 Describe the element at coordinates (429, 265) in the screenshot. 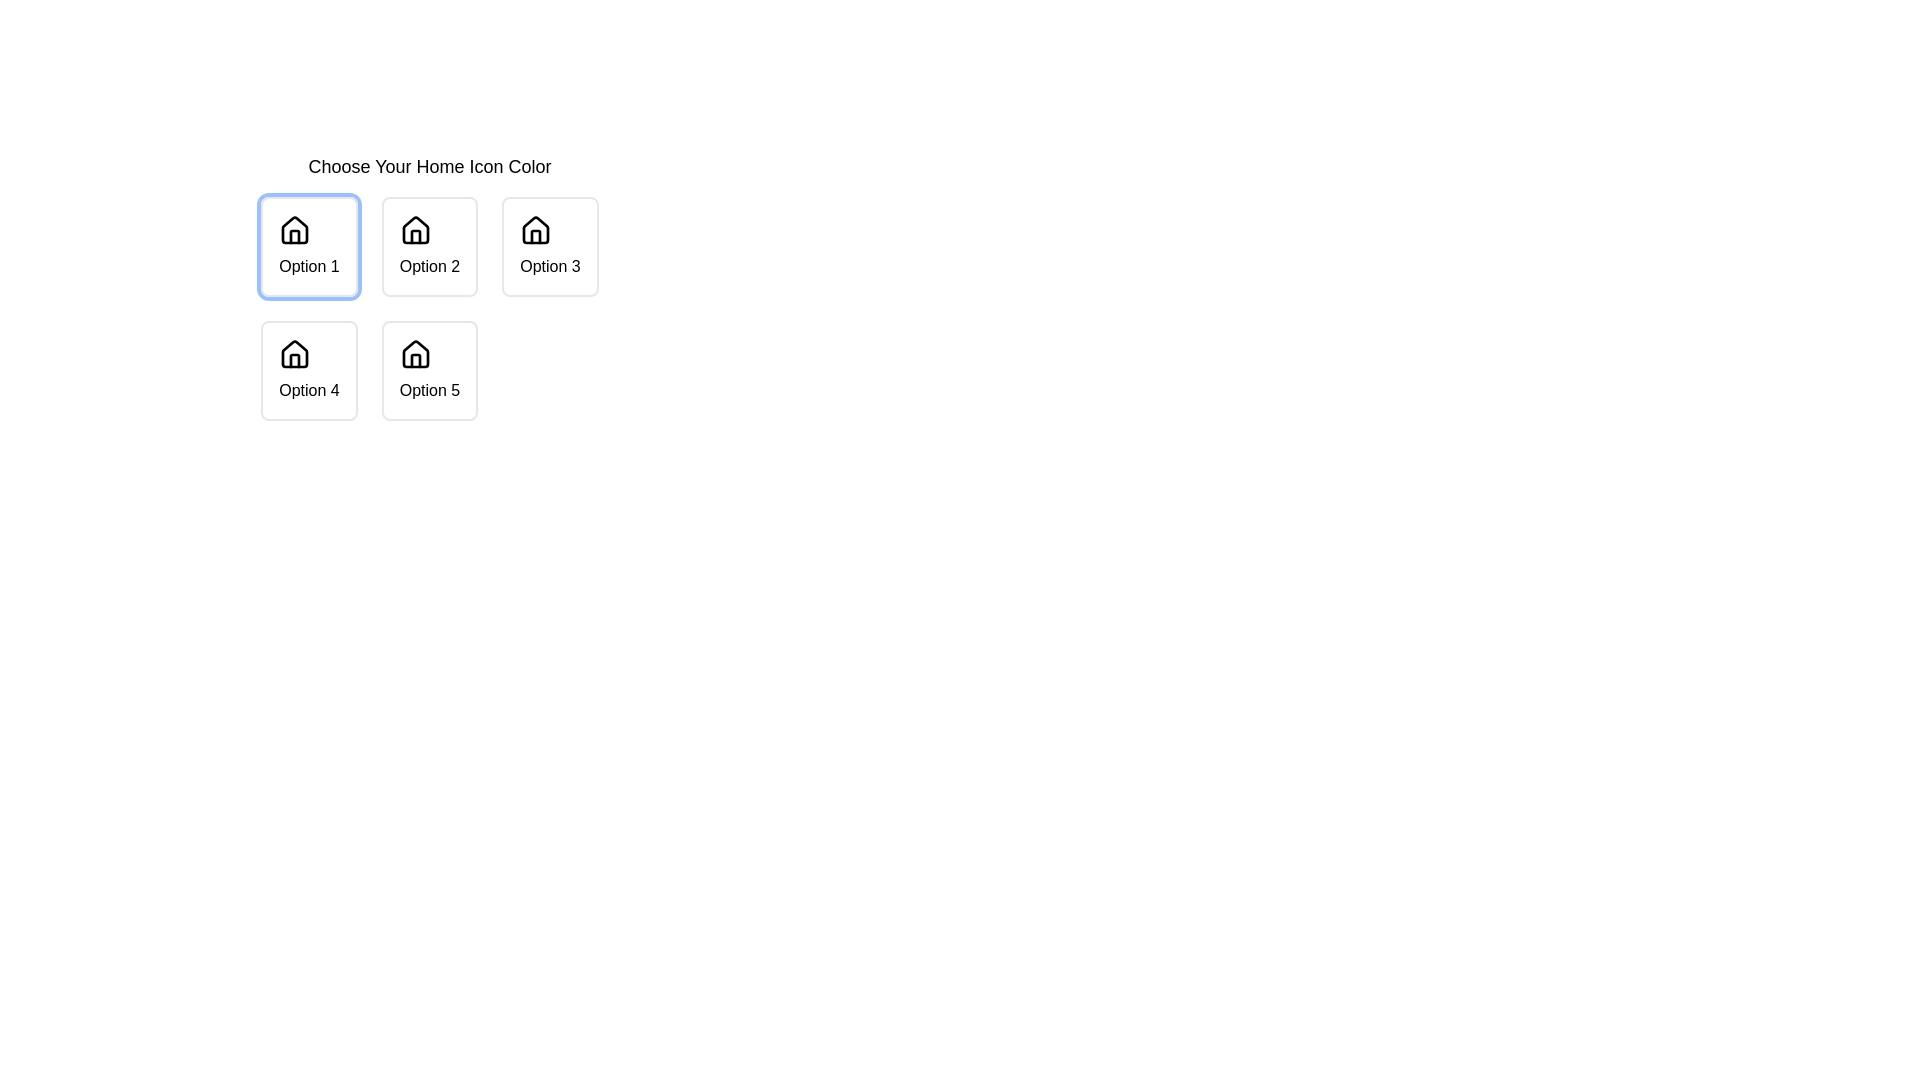

I see `the Text label located in the first row and second column of the grid interface, which identifies the specific option below the house icon graphic` at that location.